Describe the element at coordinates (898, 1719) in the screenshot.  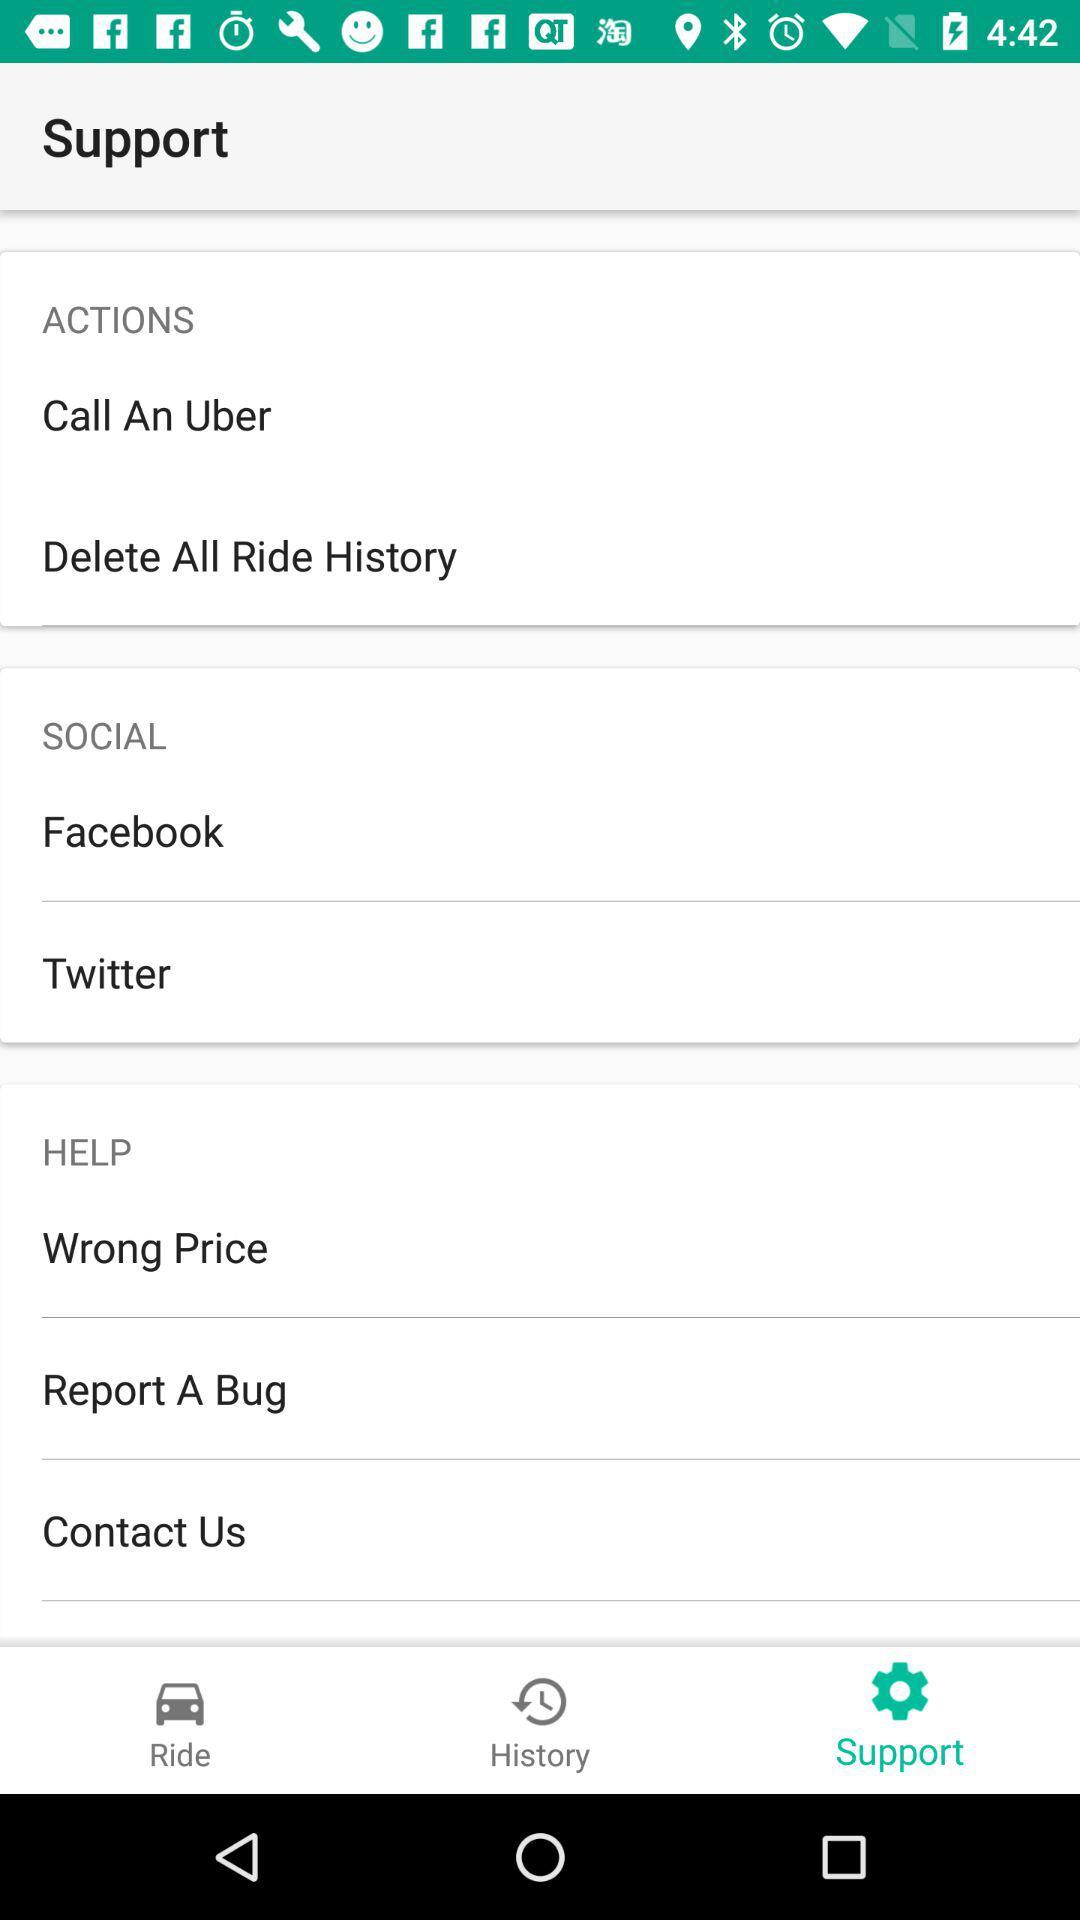
I see `the right bottom corner button of the page` at that location.